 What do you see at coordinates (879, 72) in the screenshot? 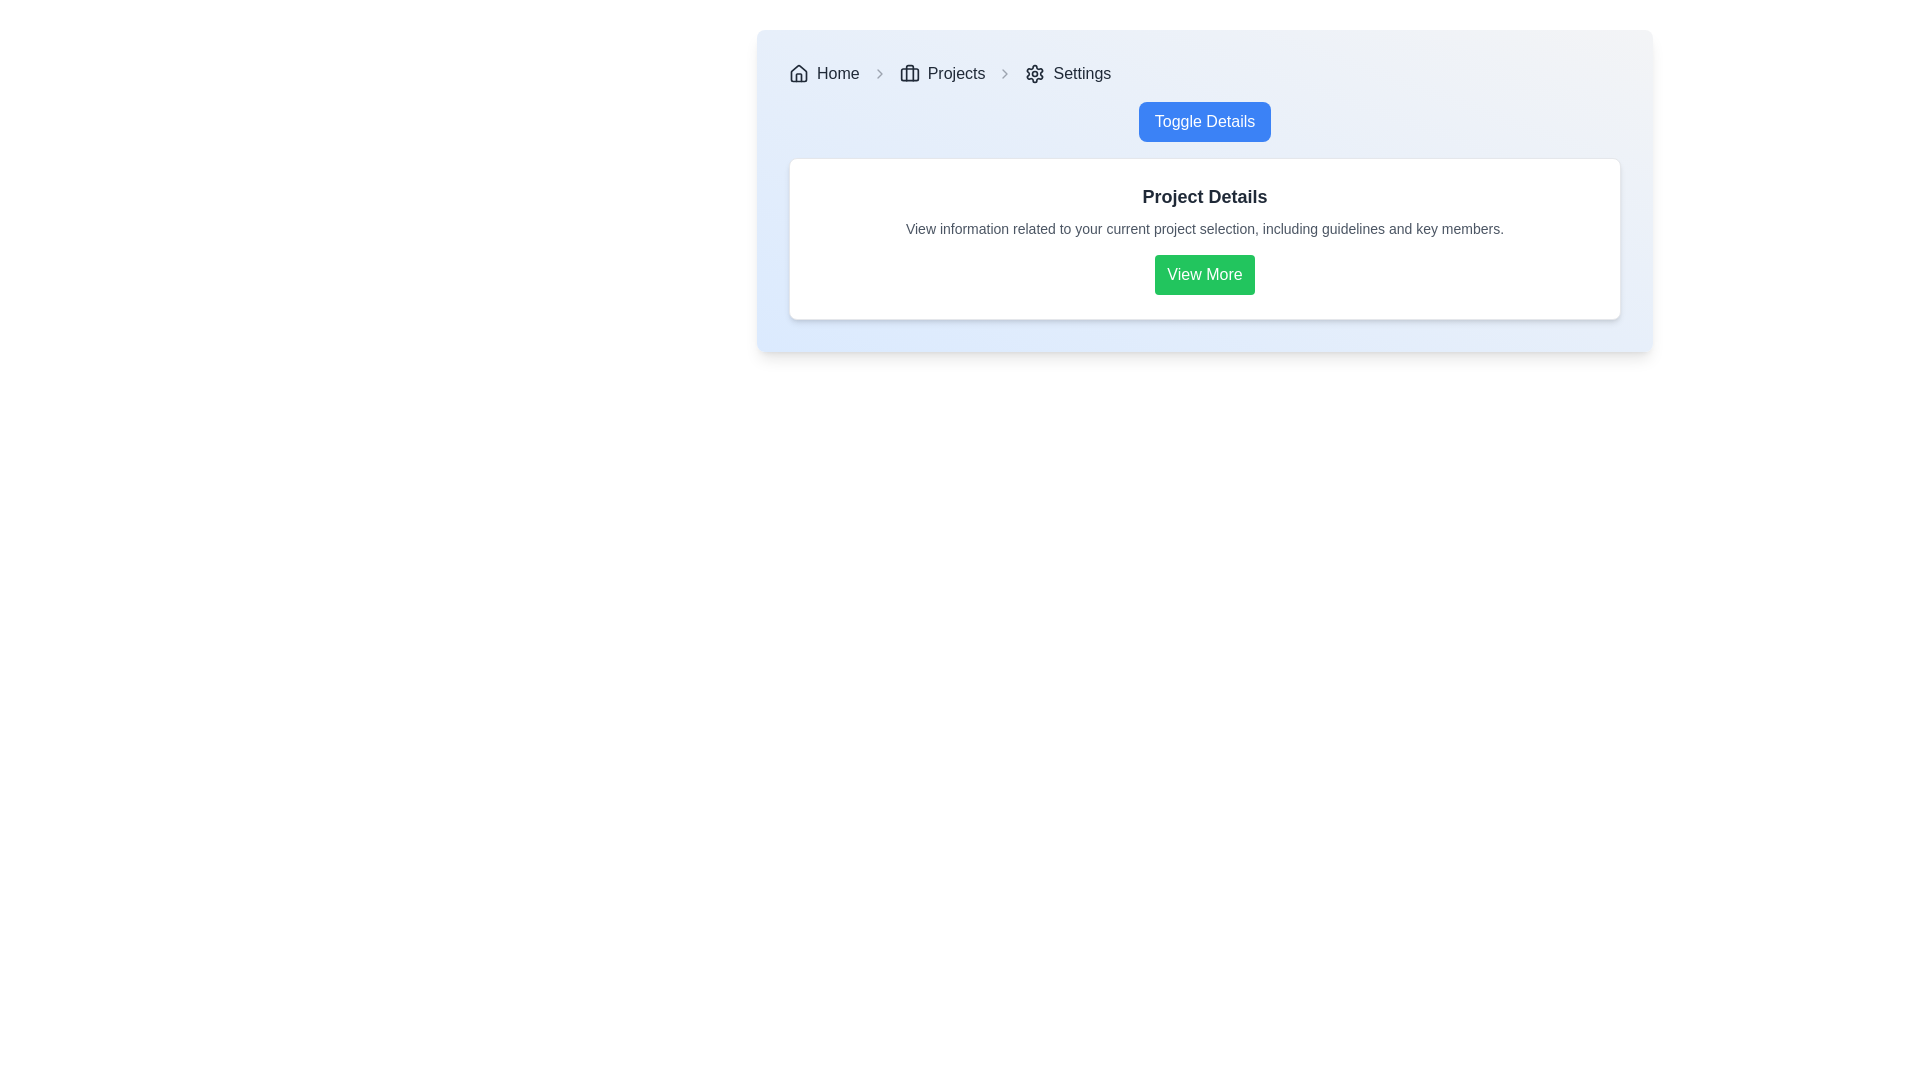
I see `the small right-facing grey arrow icon located between the 'Home' and 'Projects' buttons in the horizontal navigation bar at the upper section of the interface` at bounding box center [879, 72].